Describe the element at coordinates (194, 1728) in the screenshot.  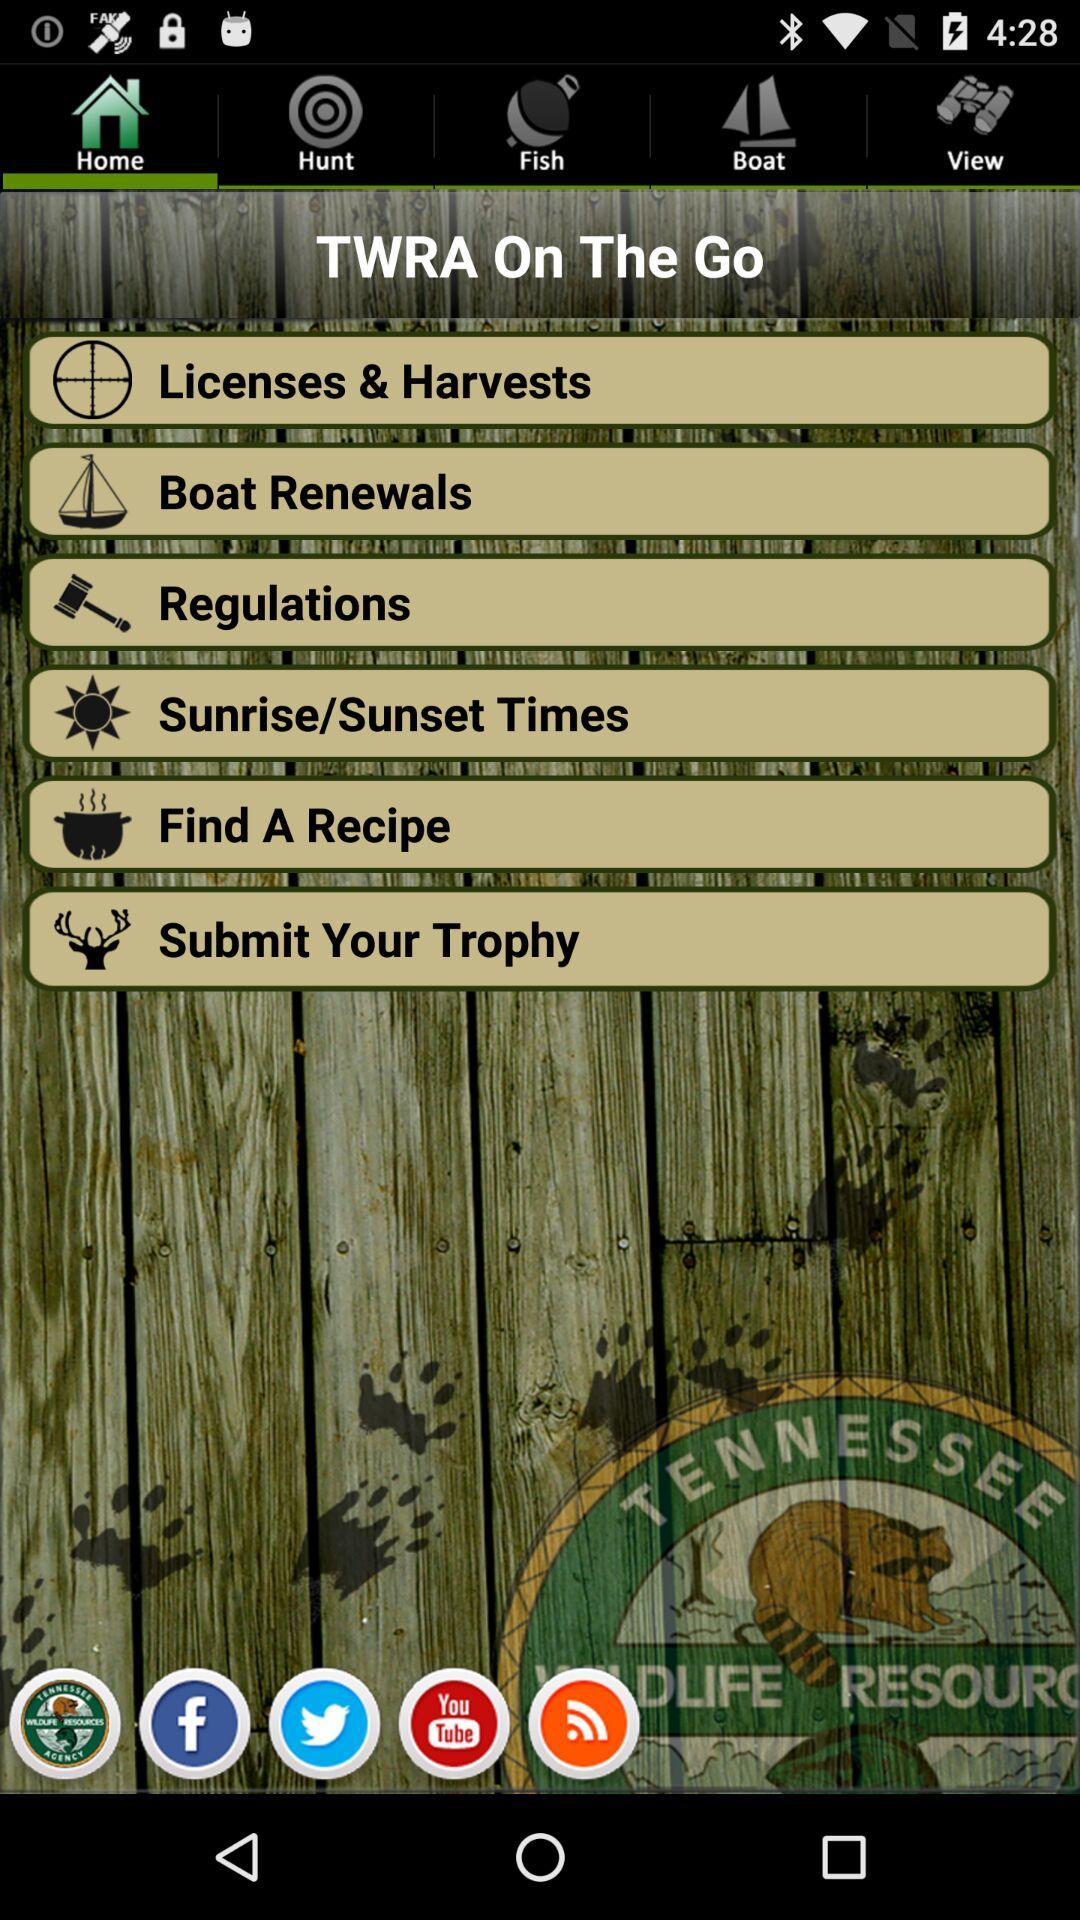
I see `the facebook` at that location.